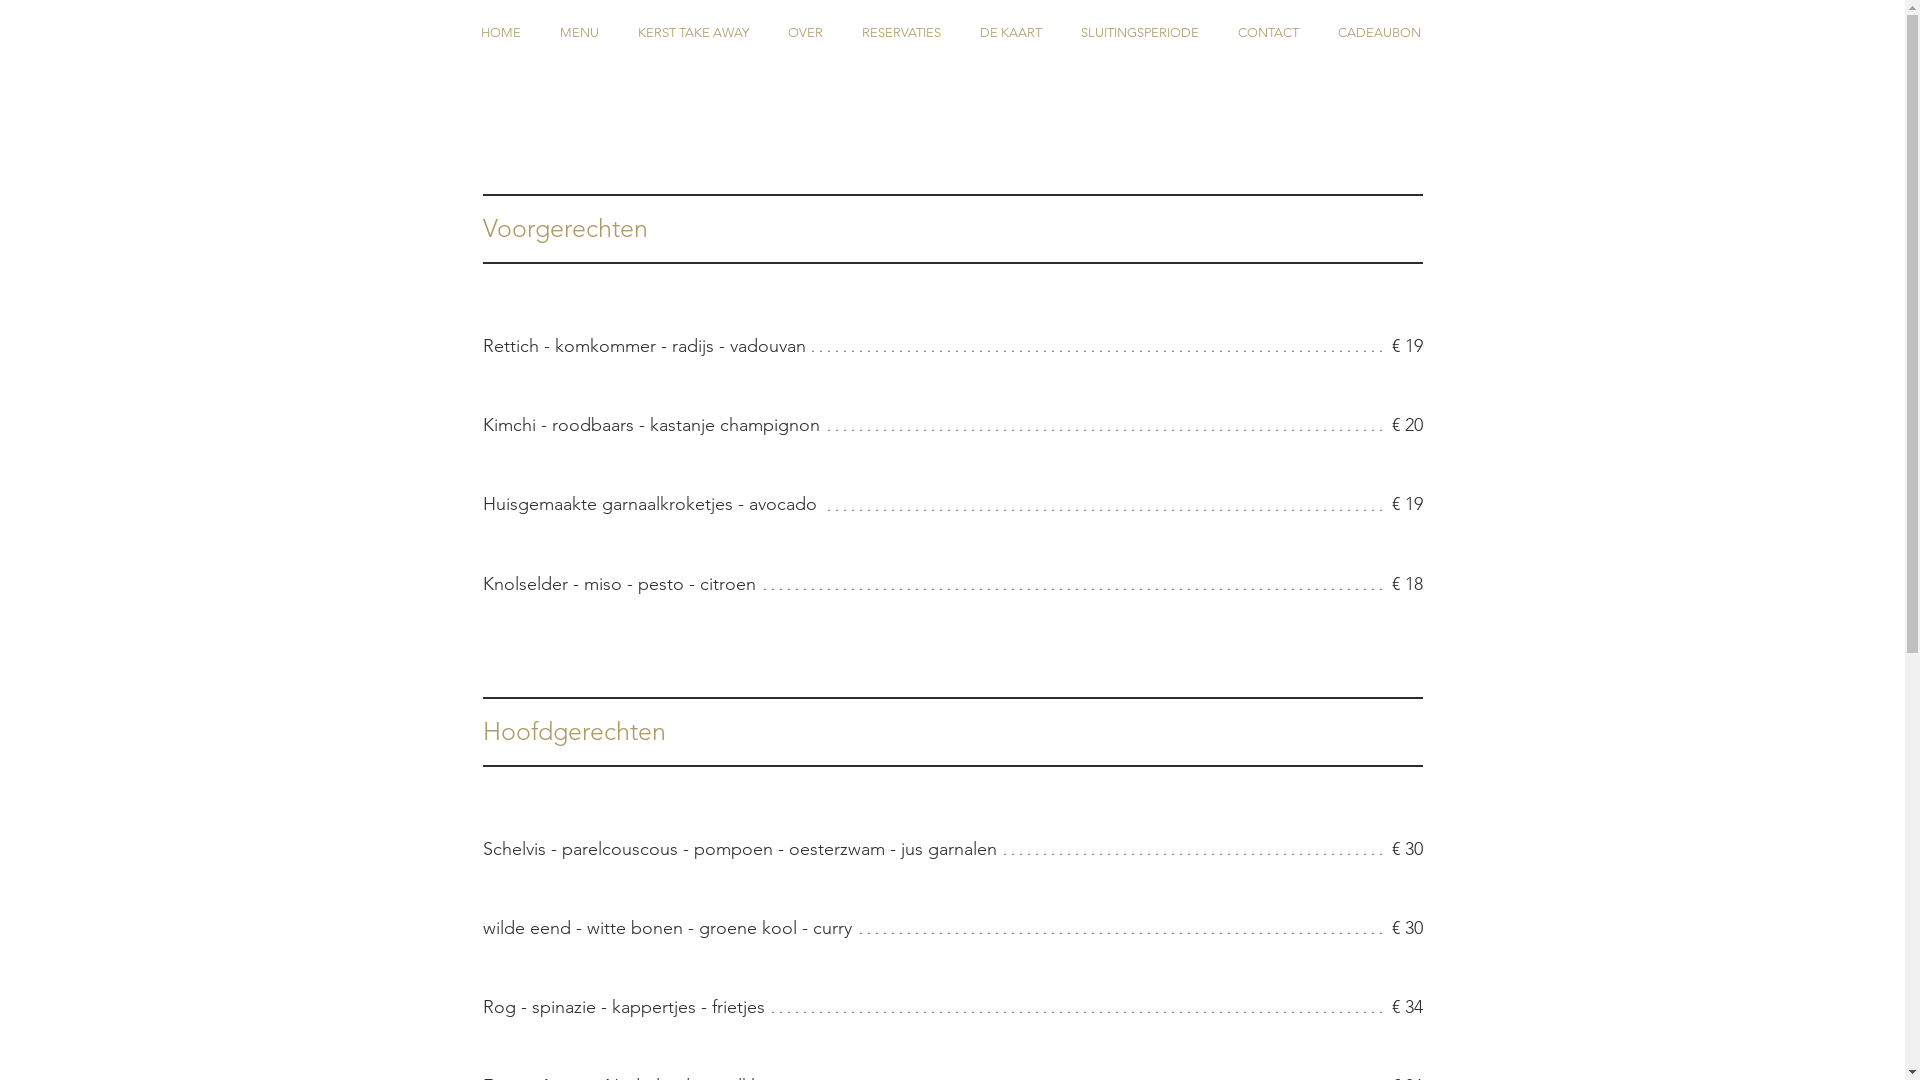 The height and width of the screenshot is (1080, 1920). What do you see at coordinates (805, 32) in the screenshot?
I see `'OVER'` at bounding box center [805, 32].